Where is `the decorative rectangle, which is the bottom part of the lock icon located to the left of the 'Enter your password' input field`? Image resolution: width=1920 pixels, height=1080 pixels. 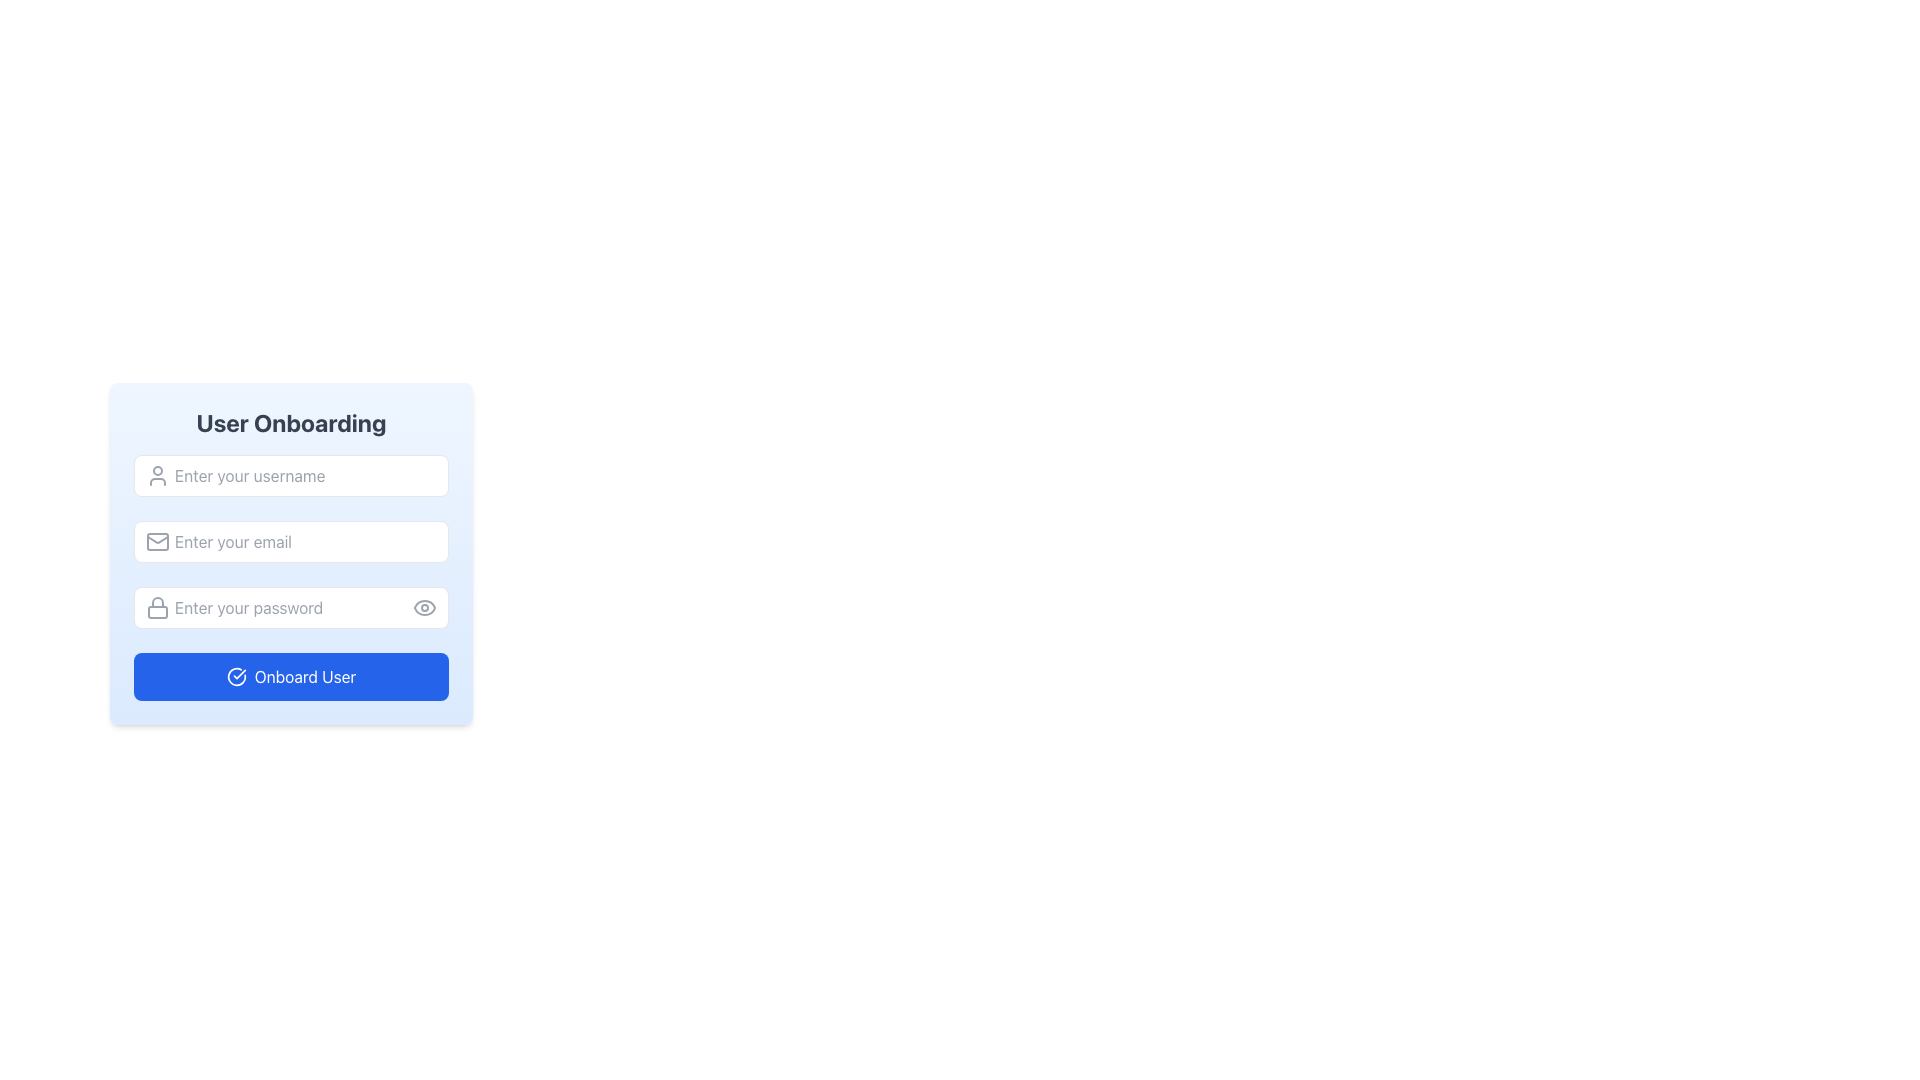 the decorative rectangle, which is the bottom part of the lock icon located to the left of the 'Enter your password' input field is located at coordinates (157, 611).